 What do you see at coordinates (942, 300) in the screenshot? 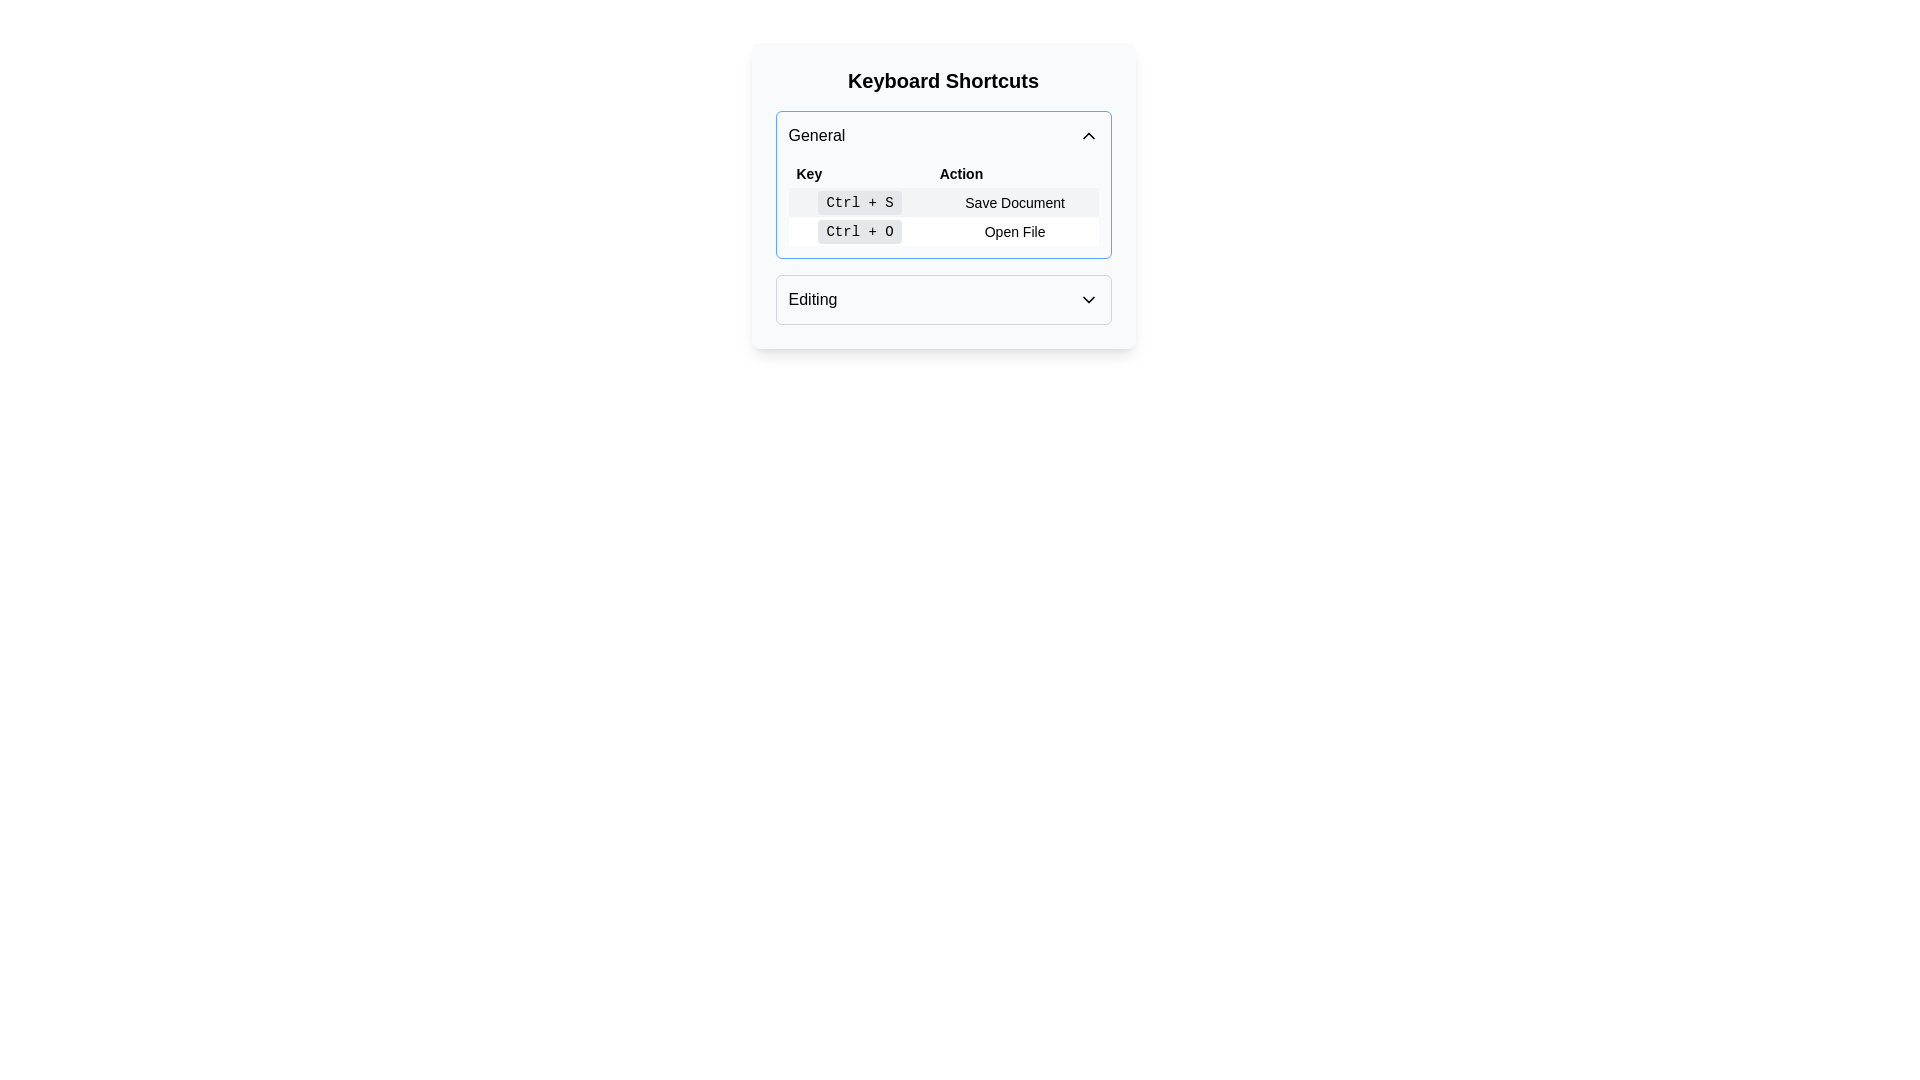
I see `the 'Editing' dropdown activator/button with a gray border and rounded corners, located in the 'Keyboard Shortcuts' section` at bounding box center [942, 300].